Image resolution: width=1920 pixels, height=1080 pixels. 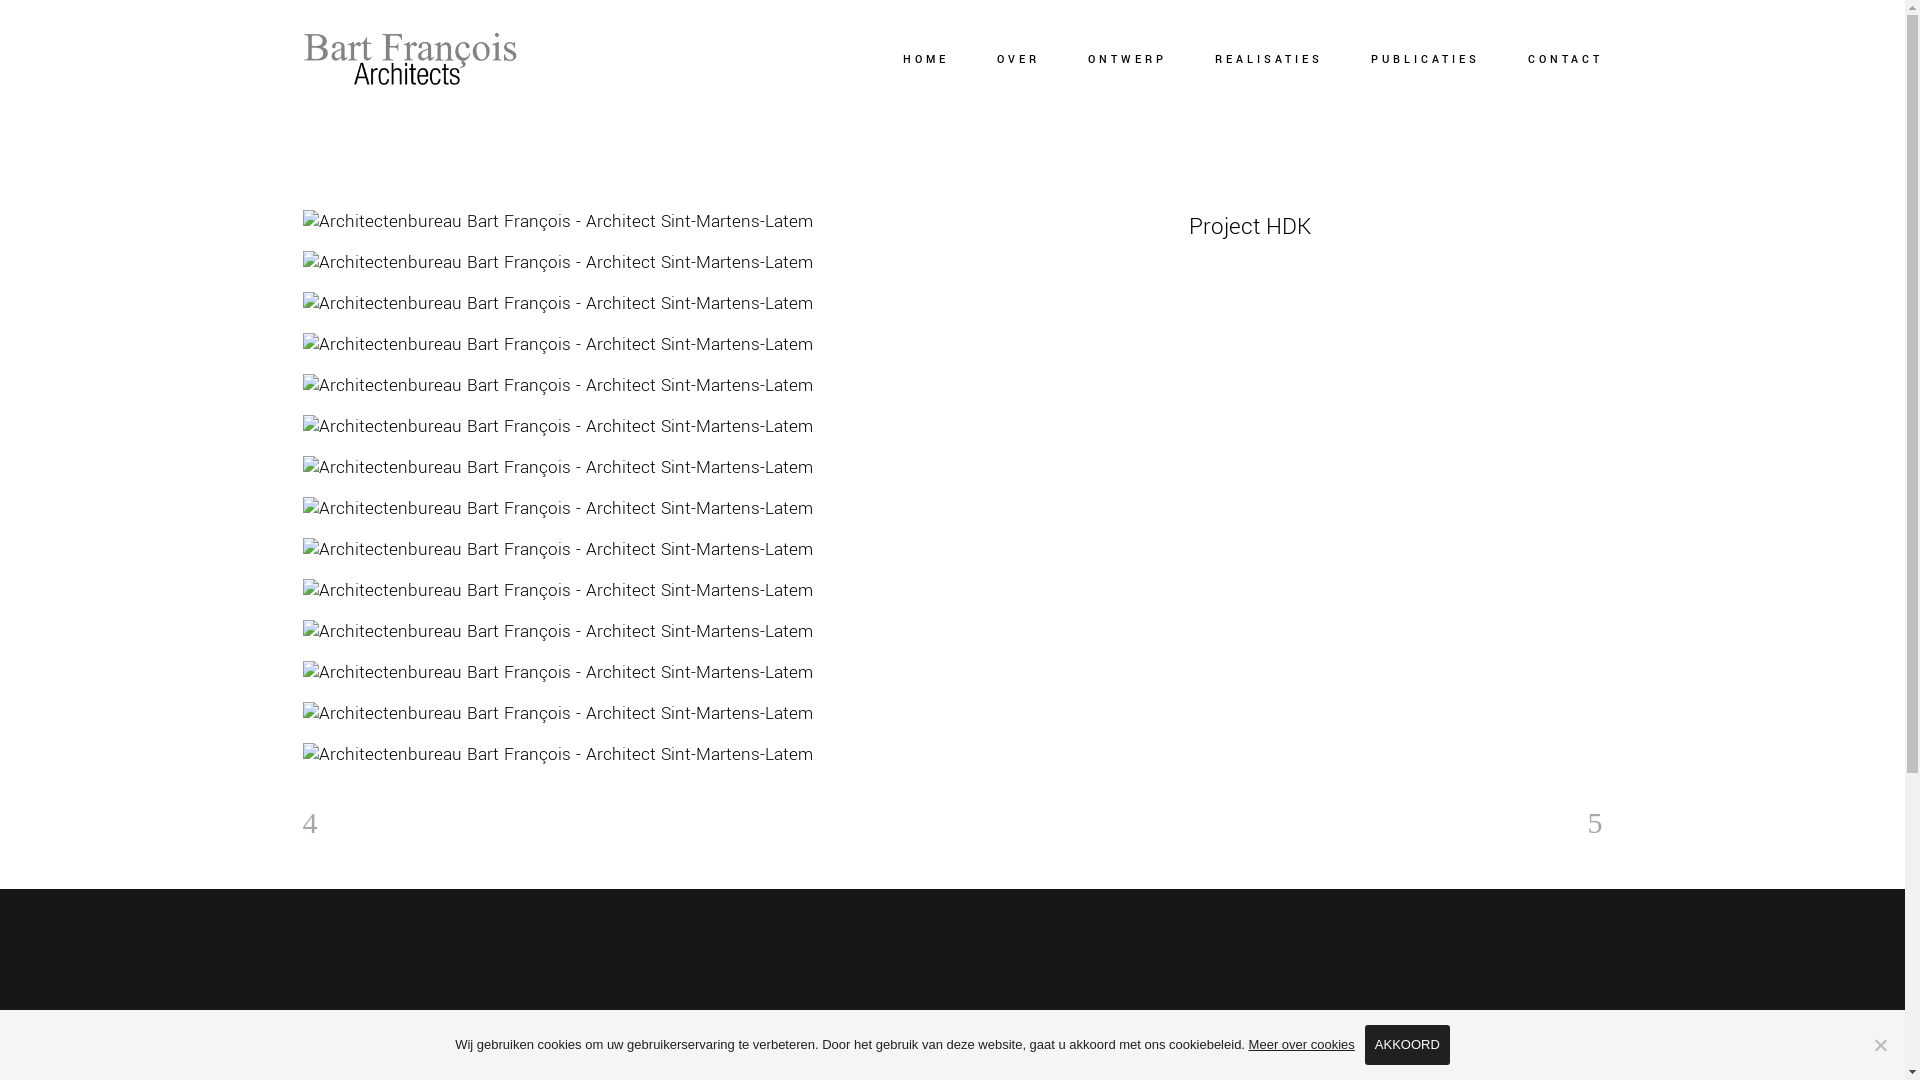 I want to click on 'HOME', so click(x=924, y=59).